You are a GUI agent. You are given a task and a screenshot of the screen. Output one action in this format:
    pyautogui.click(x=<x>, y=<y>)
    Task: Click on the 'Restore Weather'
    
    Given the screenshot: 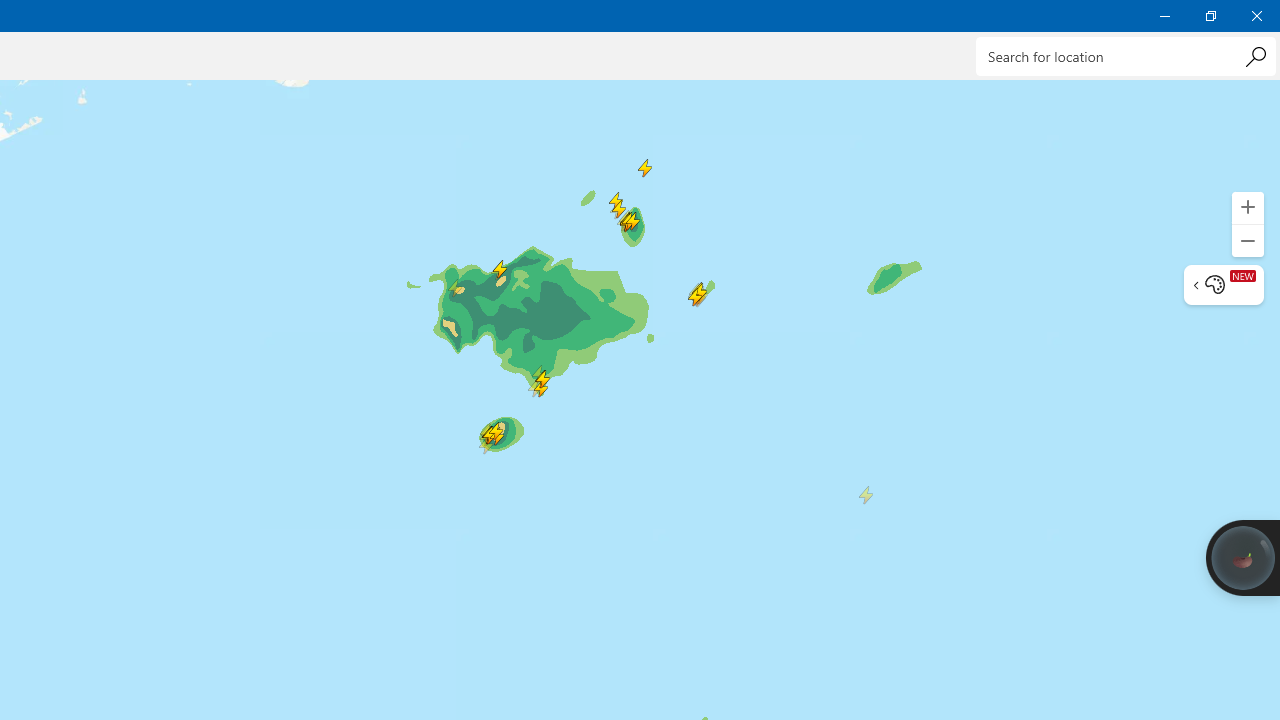 What is the action you would take?
    pyautogui.click(x=1209, y=15)
    